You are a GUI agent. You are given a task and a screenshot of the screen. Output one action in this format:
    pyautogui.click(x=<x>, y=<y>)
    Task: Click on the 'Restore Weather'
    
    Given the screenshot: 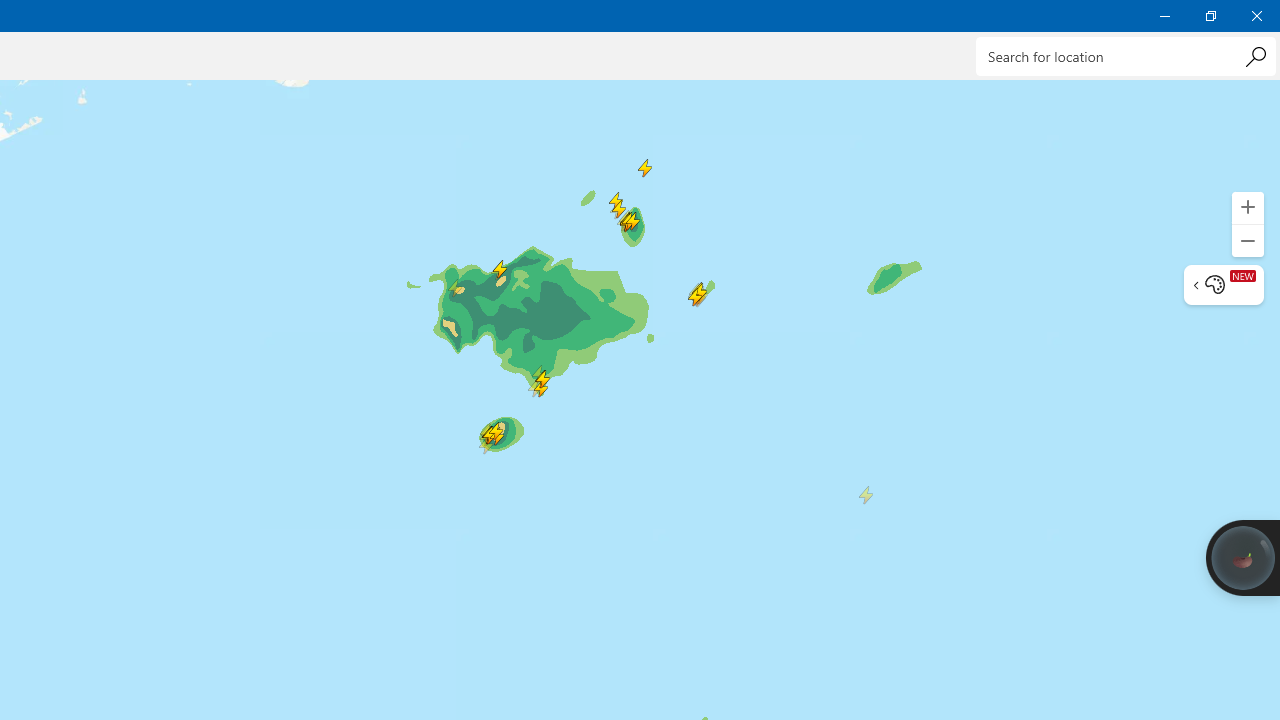 What is the action you would take?
    pyautogui.click(x=1209, y=15)
    